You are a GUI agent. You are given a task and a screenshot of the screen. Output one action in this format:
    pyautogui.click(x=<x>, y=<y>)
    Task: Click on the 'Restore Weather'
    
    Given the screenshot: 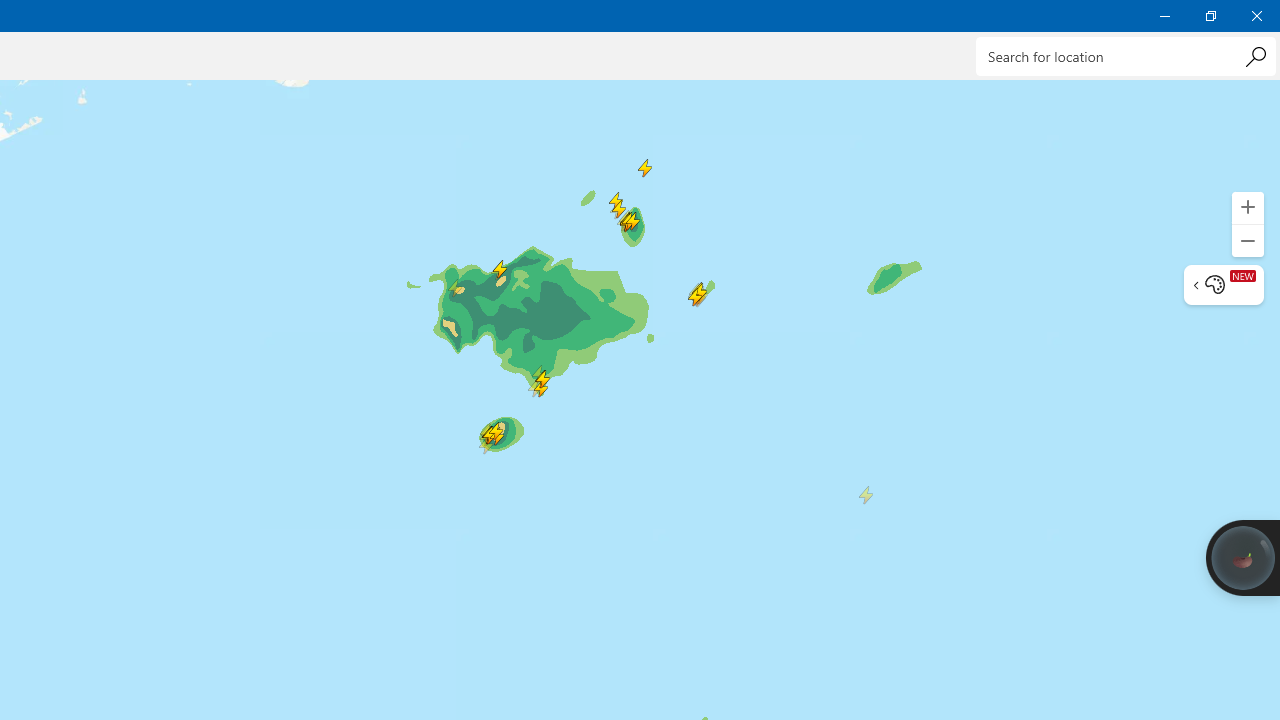 What is the action you would take?
    pyautogui.click(x=1209, y=15)
    